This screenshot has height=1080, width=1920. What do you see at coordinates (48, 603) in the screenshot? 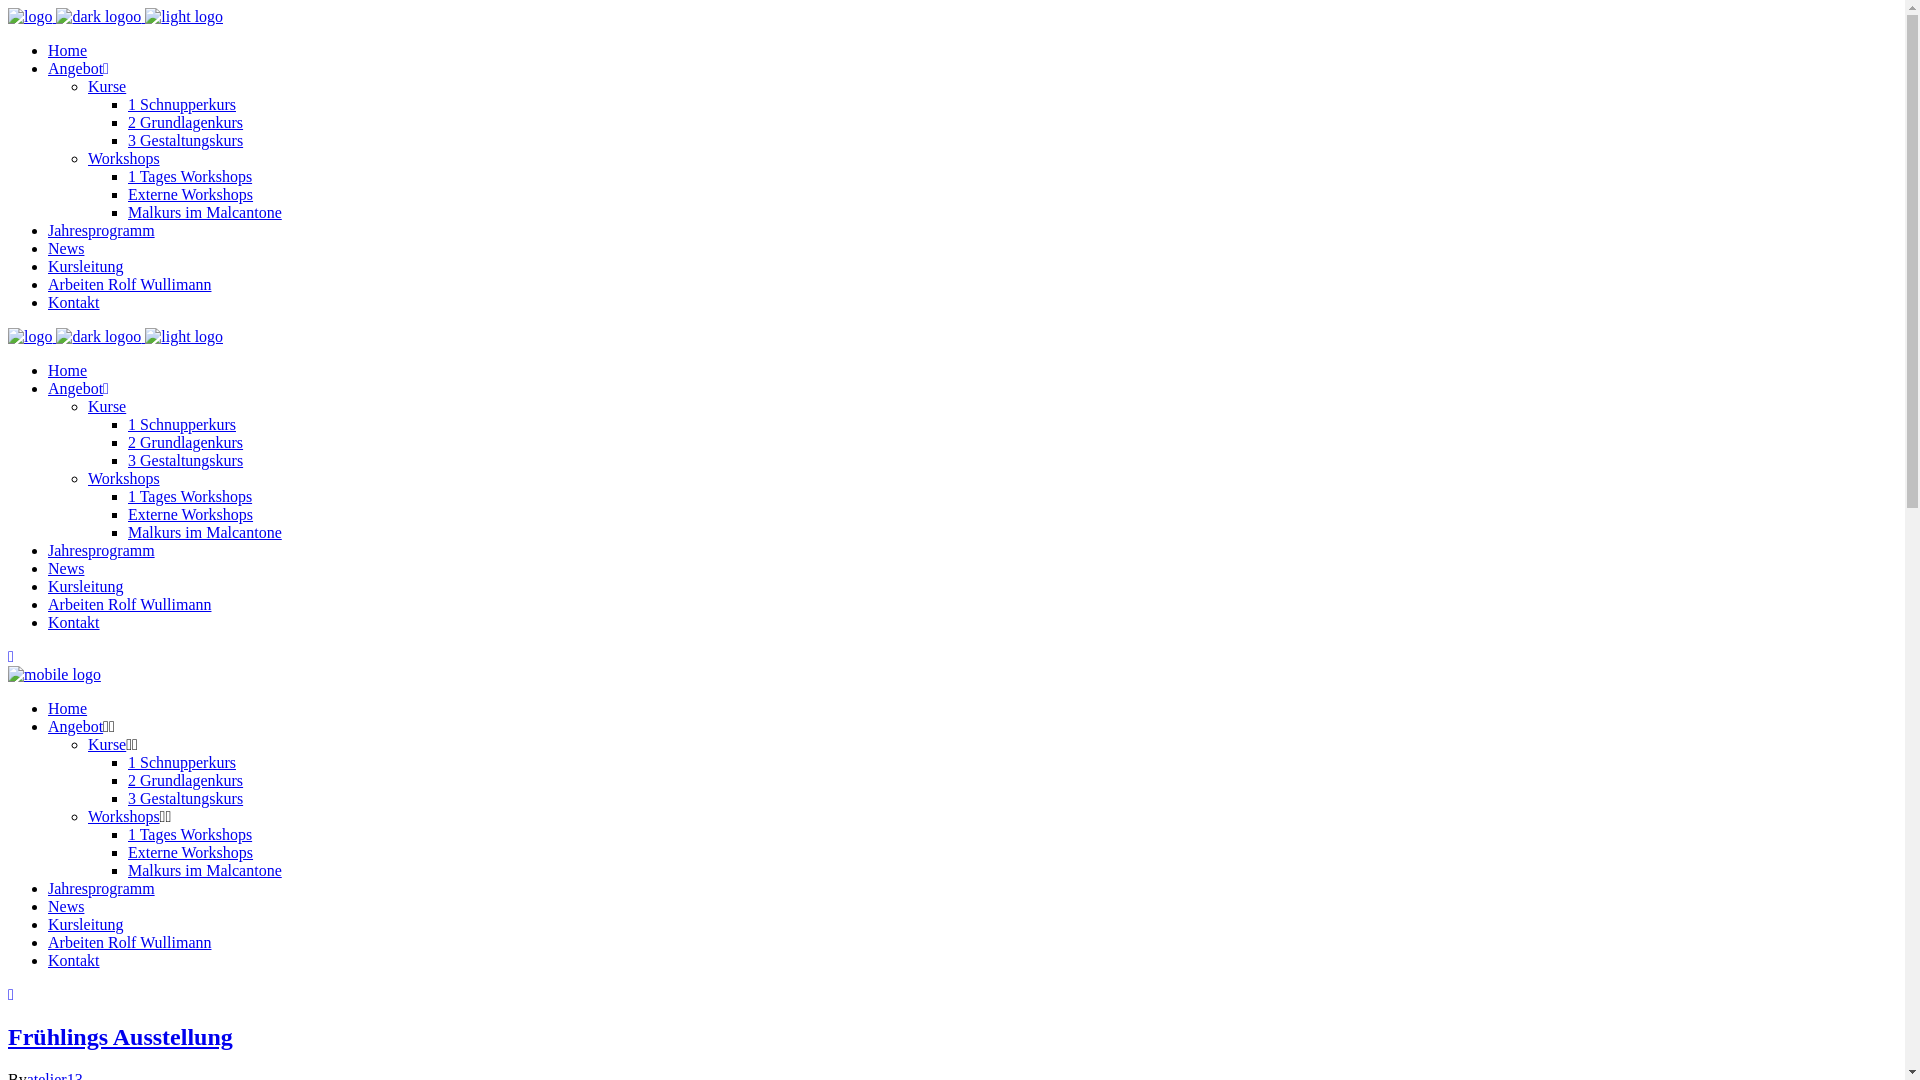
I see `'Arbeiten Rolf Wullimann'` at bounding box center [48, 603].